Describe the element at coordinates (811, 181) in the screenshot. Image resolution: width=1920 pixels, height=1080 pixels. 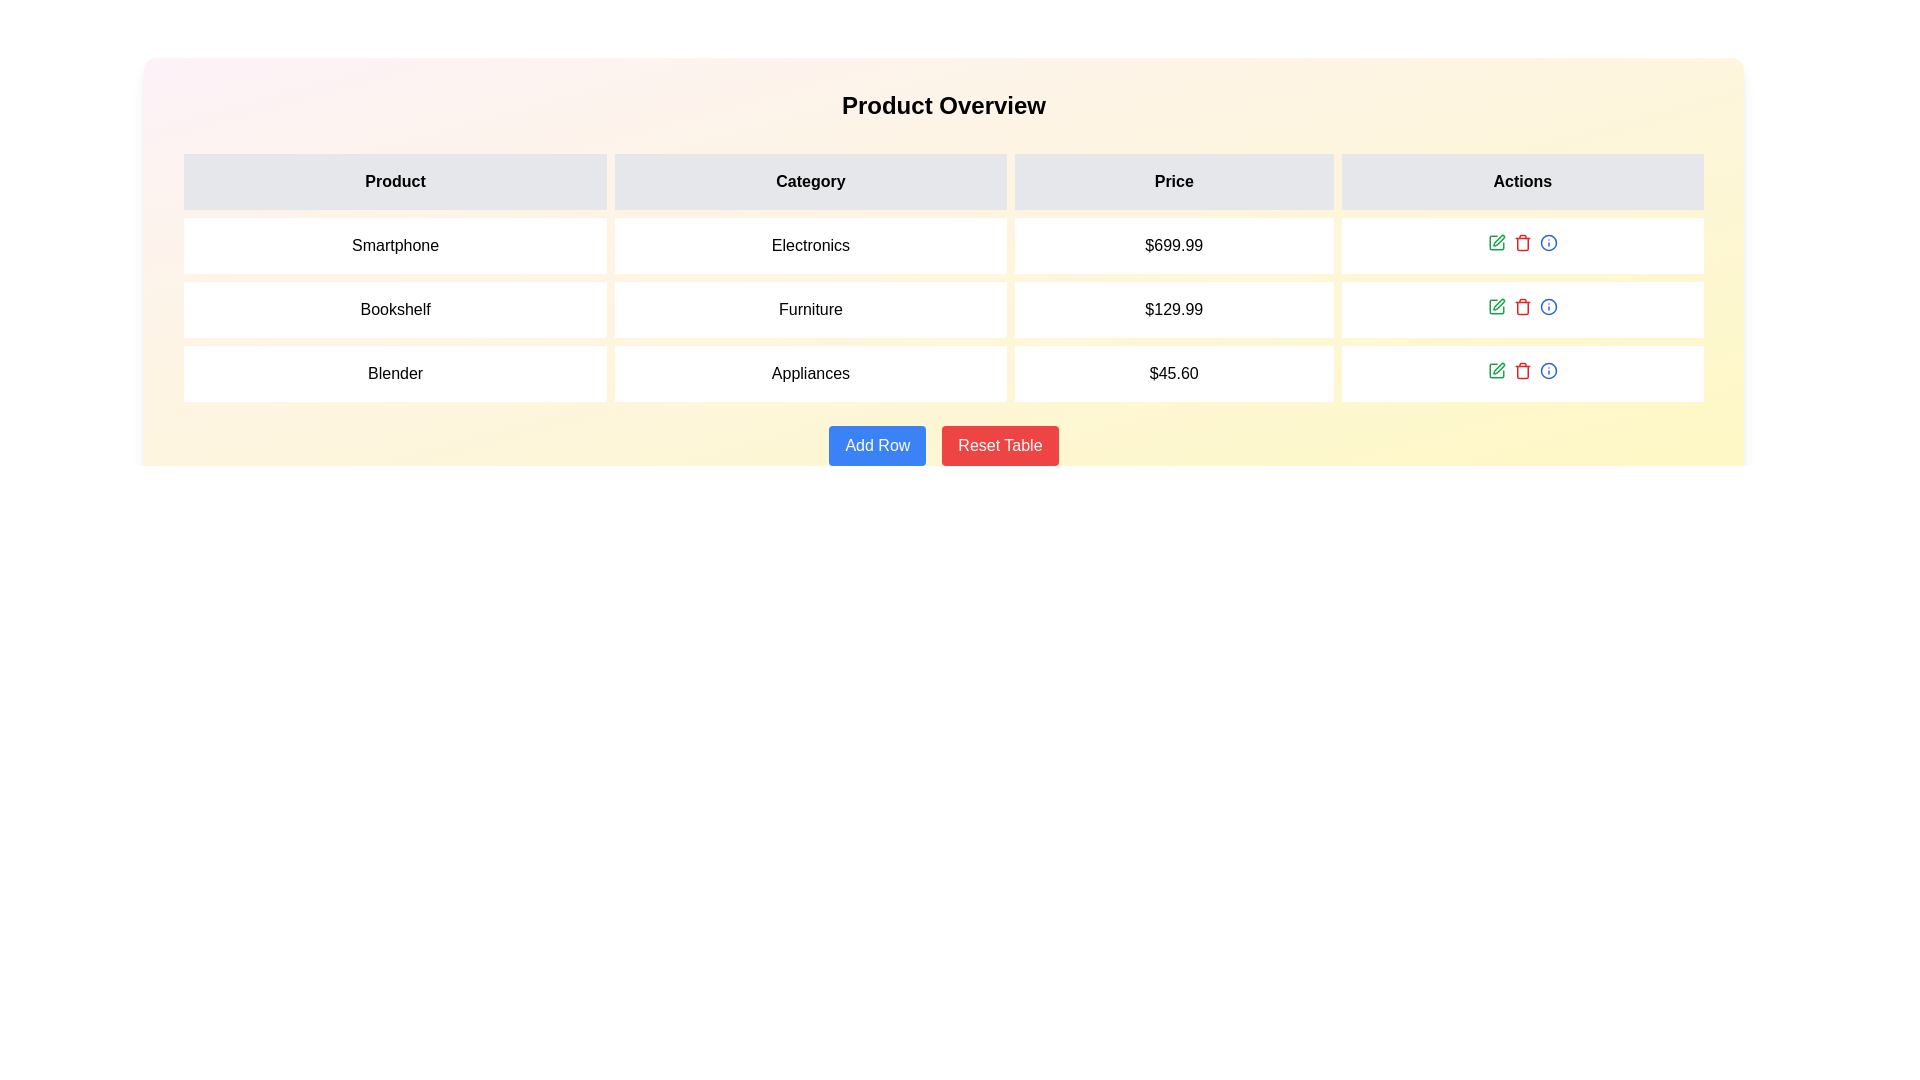
I see `text of the 'Category' label located in the header row of the table, positioned between 'Product' and 'Price'` at that location.